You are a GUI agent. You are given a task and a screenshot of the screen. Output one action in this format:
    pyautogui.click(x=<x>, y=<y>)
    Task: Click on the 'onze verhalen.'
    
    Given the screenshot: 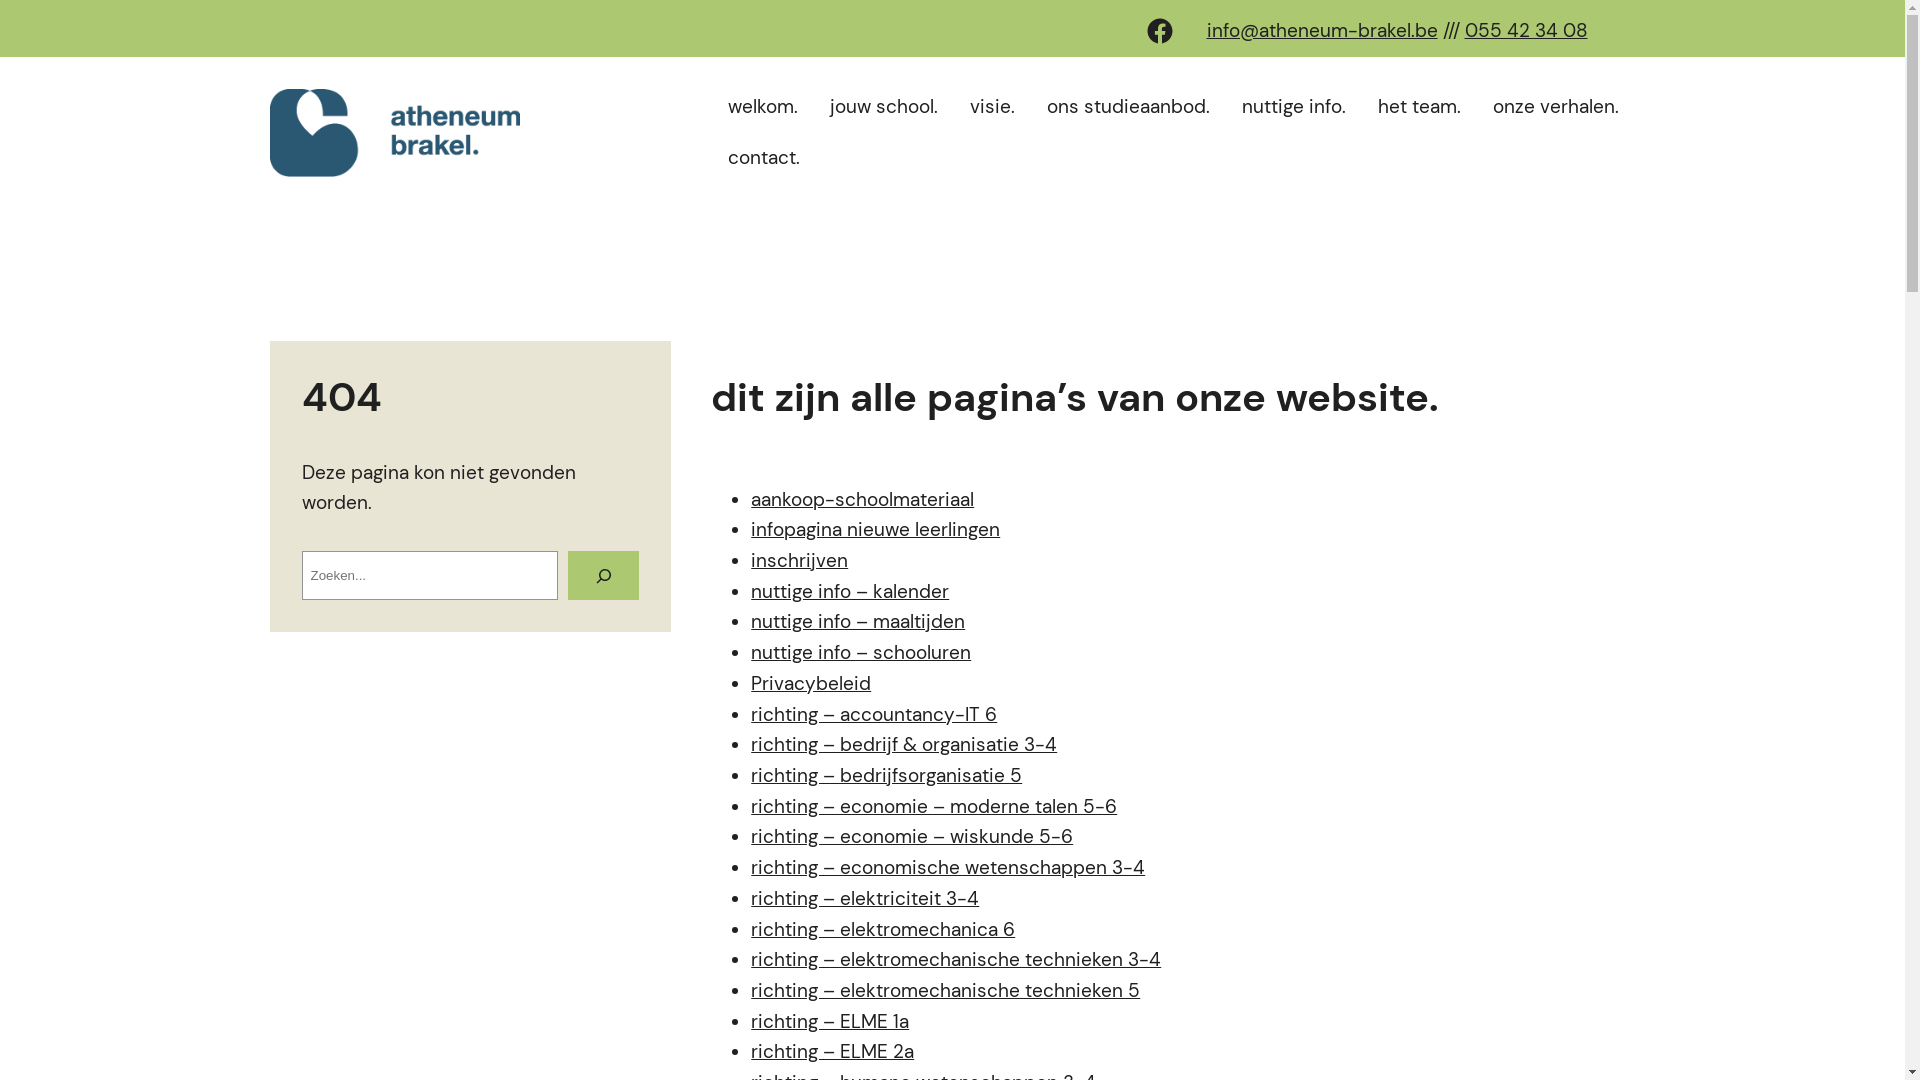 What is the action you would take?
    pyautogui.click(x=1484, y=107)
    